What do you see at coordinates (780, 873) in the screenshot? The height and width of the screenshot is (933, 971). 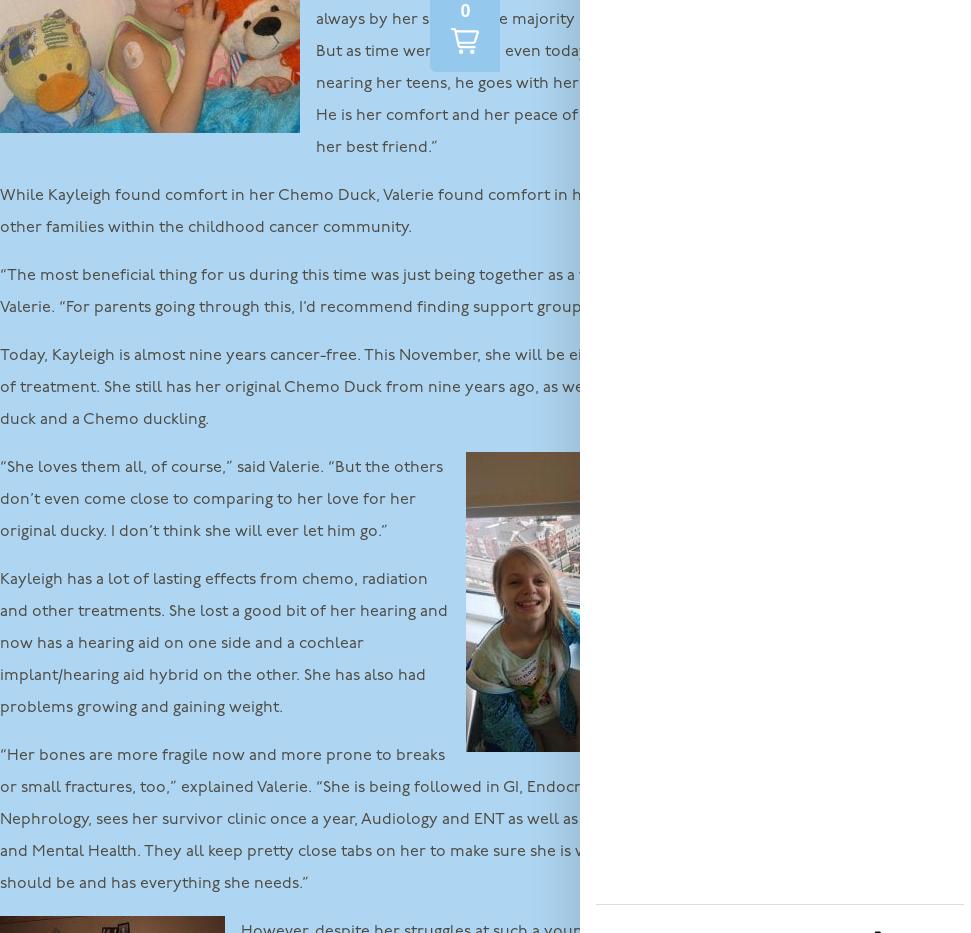 I see `'February 2013'` at bounding box center [780, 873].